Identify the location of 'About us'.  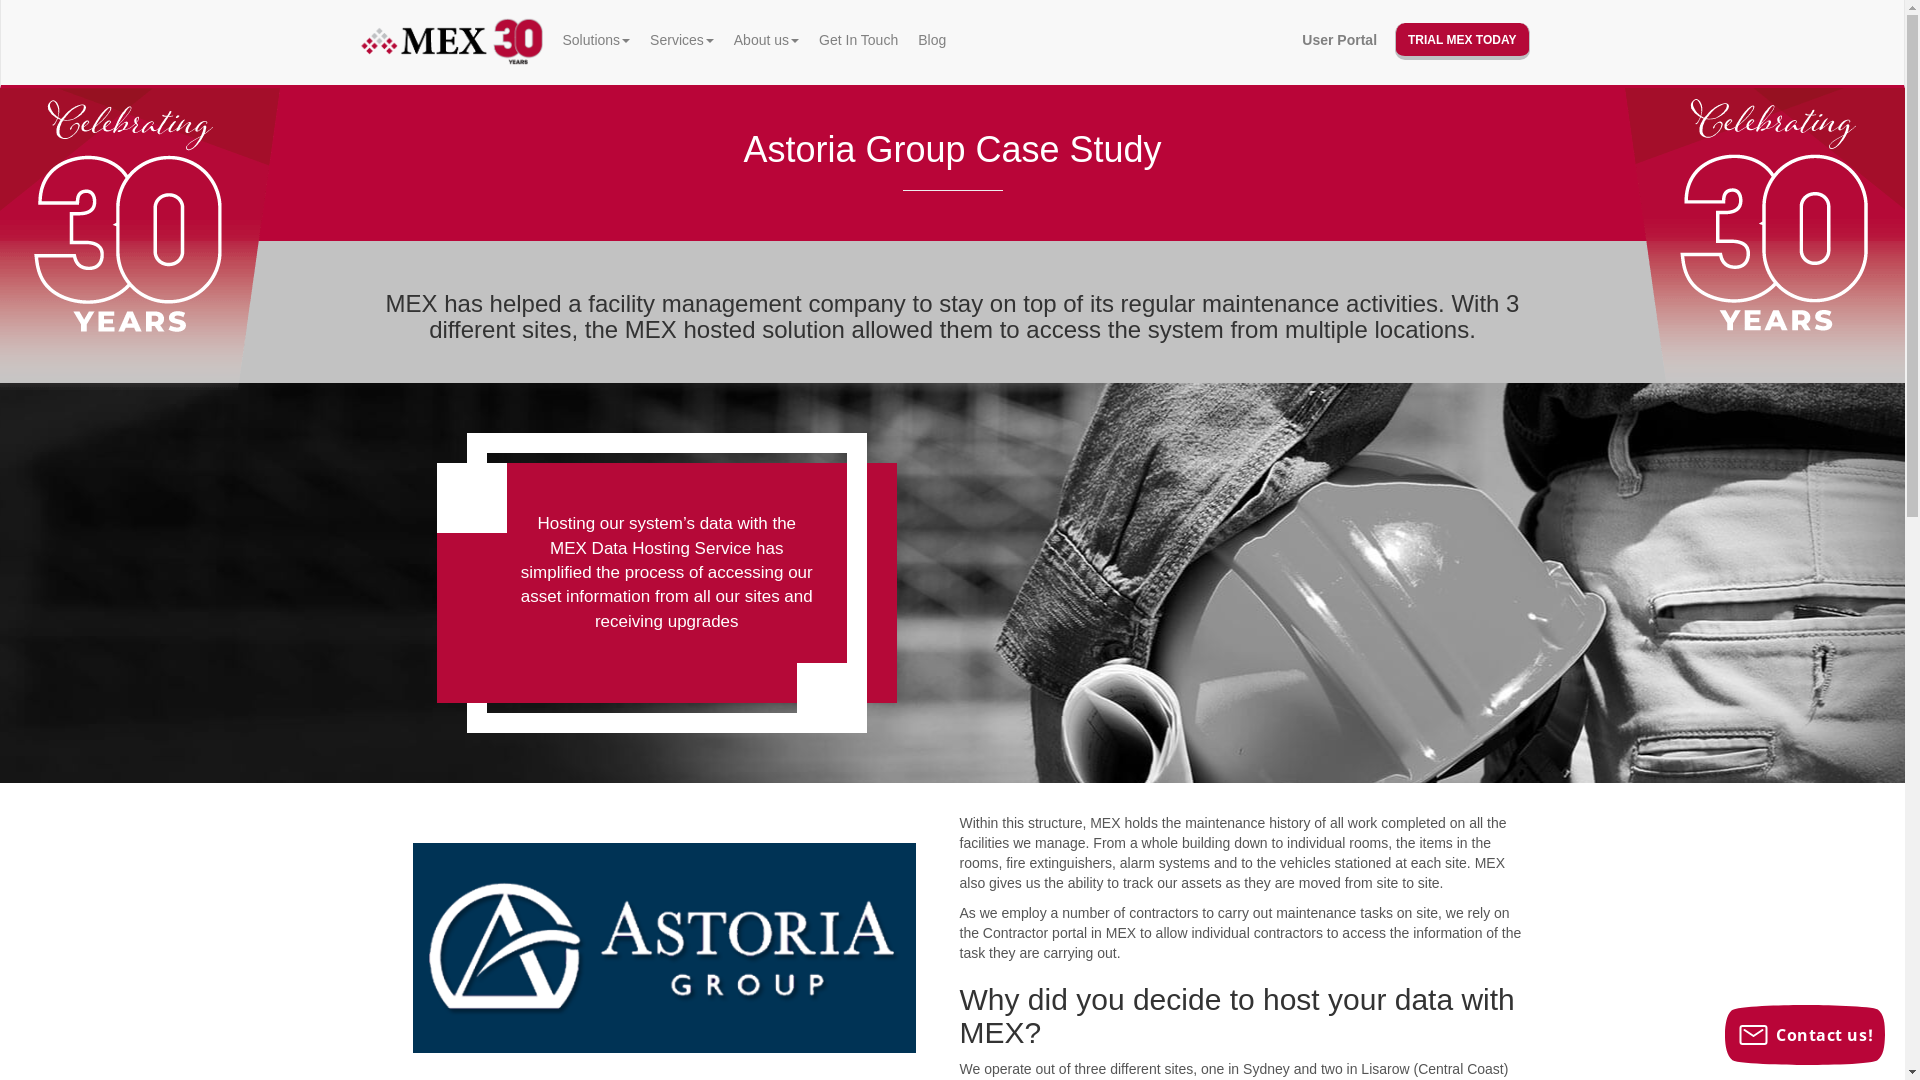
(765, 39).